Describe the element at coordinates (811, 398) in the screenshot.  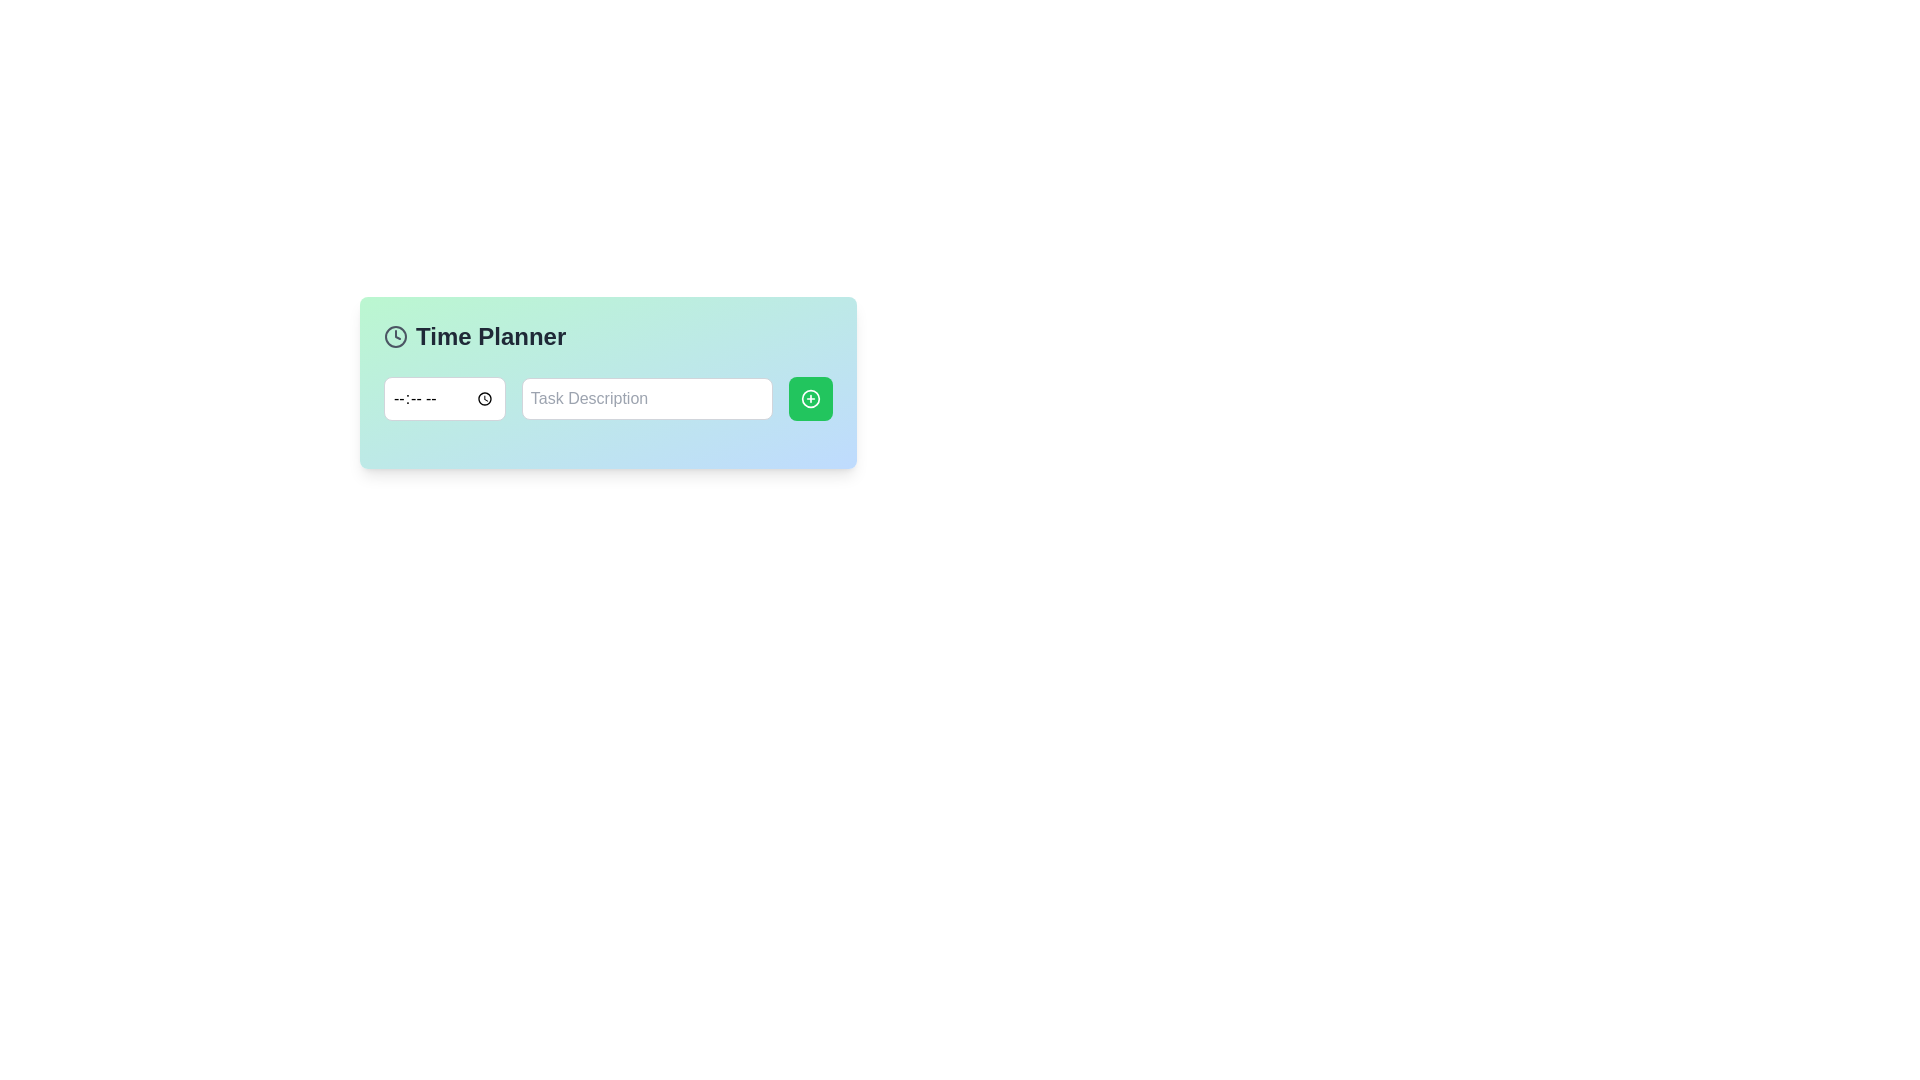
I see `the interactive icon located within the green button on the right side of the 'Time Planner' section, adjacent to the white text input field for task description` at that location.